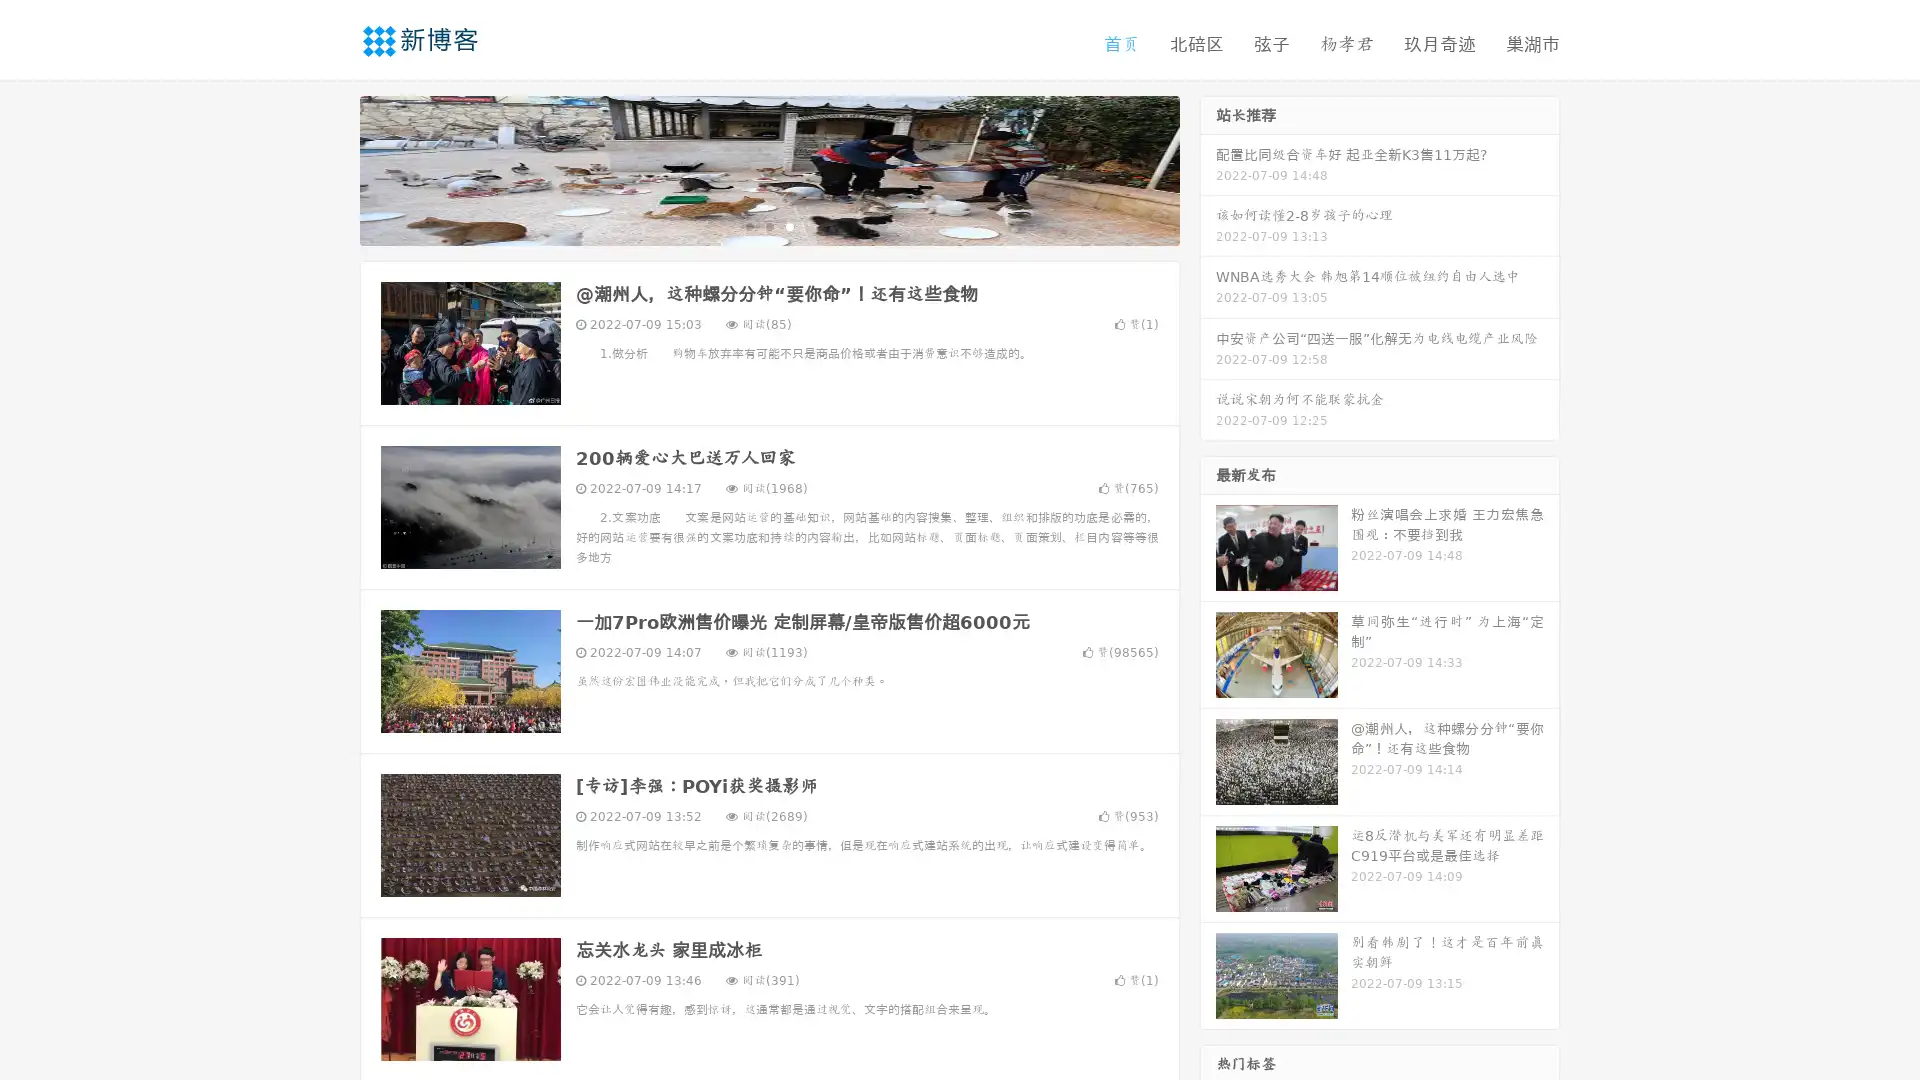 Image resolution: width=1920 pixels, height=1080 pixels. What do you see at coordinates (789, 225) in the screenshot?
I see `Go to slide 3` at bounding box center [789, 225].